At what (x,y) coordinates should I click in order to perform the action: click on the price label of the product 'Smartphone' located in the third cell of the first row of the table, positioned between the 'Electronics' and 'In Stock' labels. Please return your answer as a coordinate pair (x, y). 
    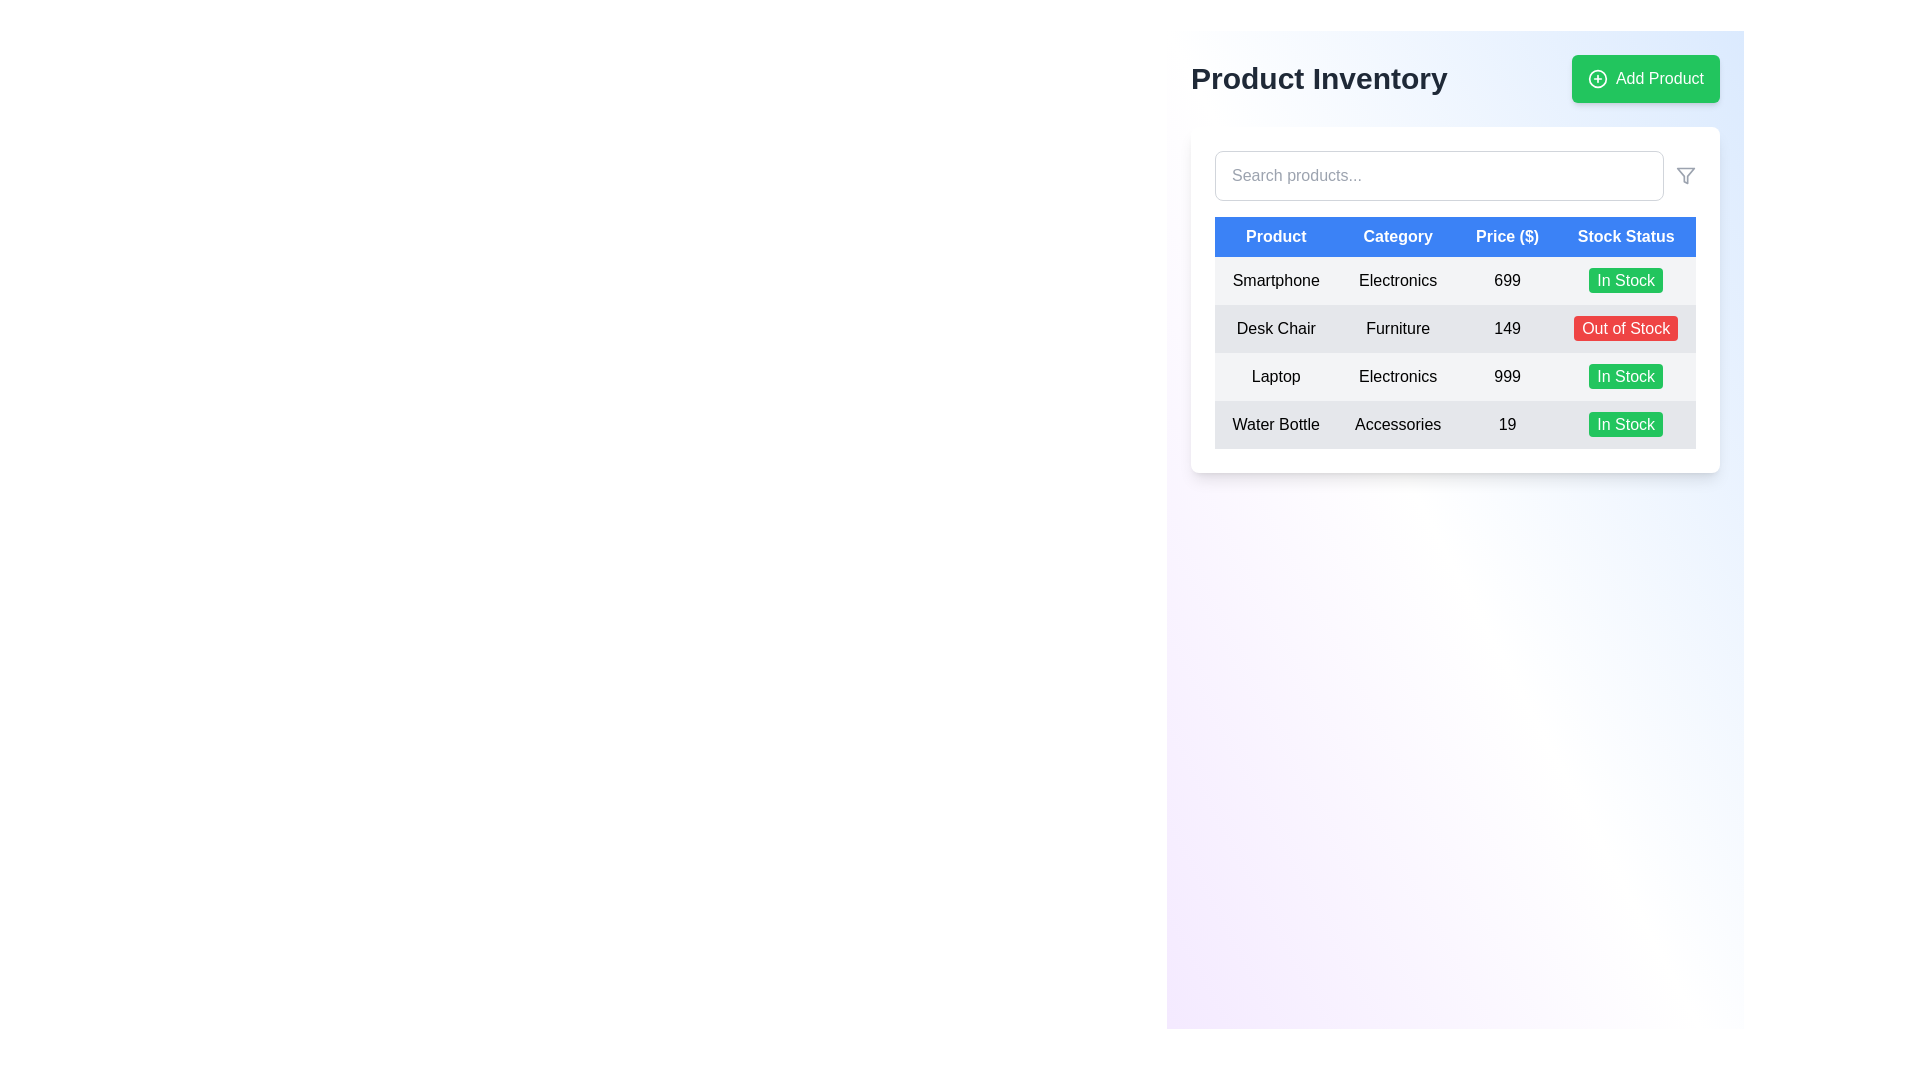
    Looking at the image, I should click on (1507, 281).